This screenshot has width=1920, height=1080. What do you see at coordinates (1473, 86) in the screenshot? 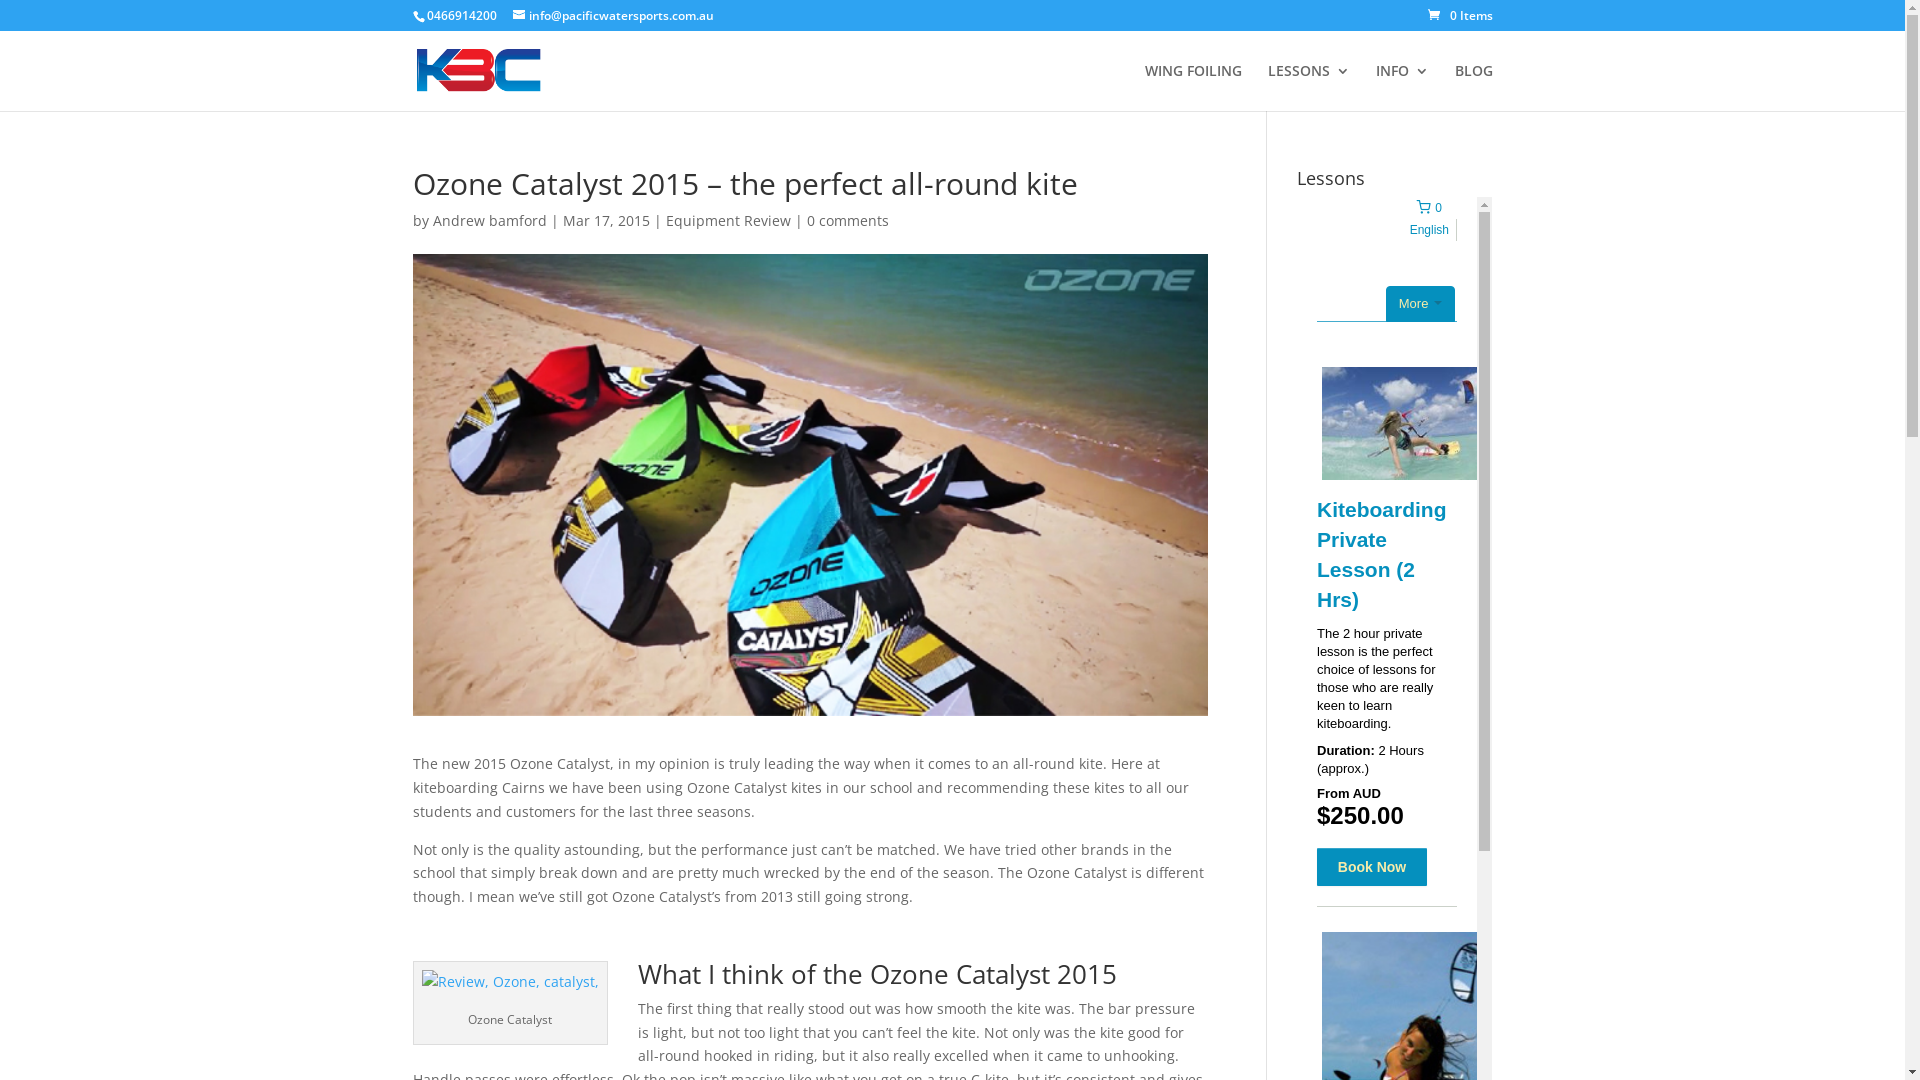
I see `'BLOG'` at bounding box center [1473, 86].